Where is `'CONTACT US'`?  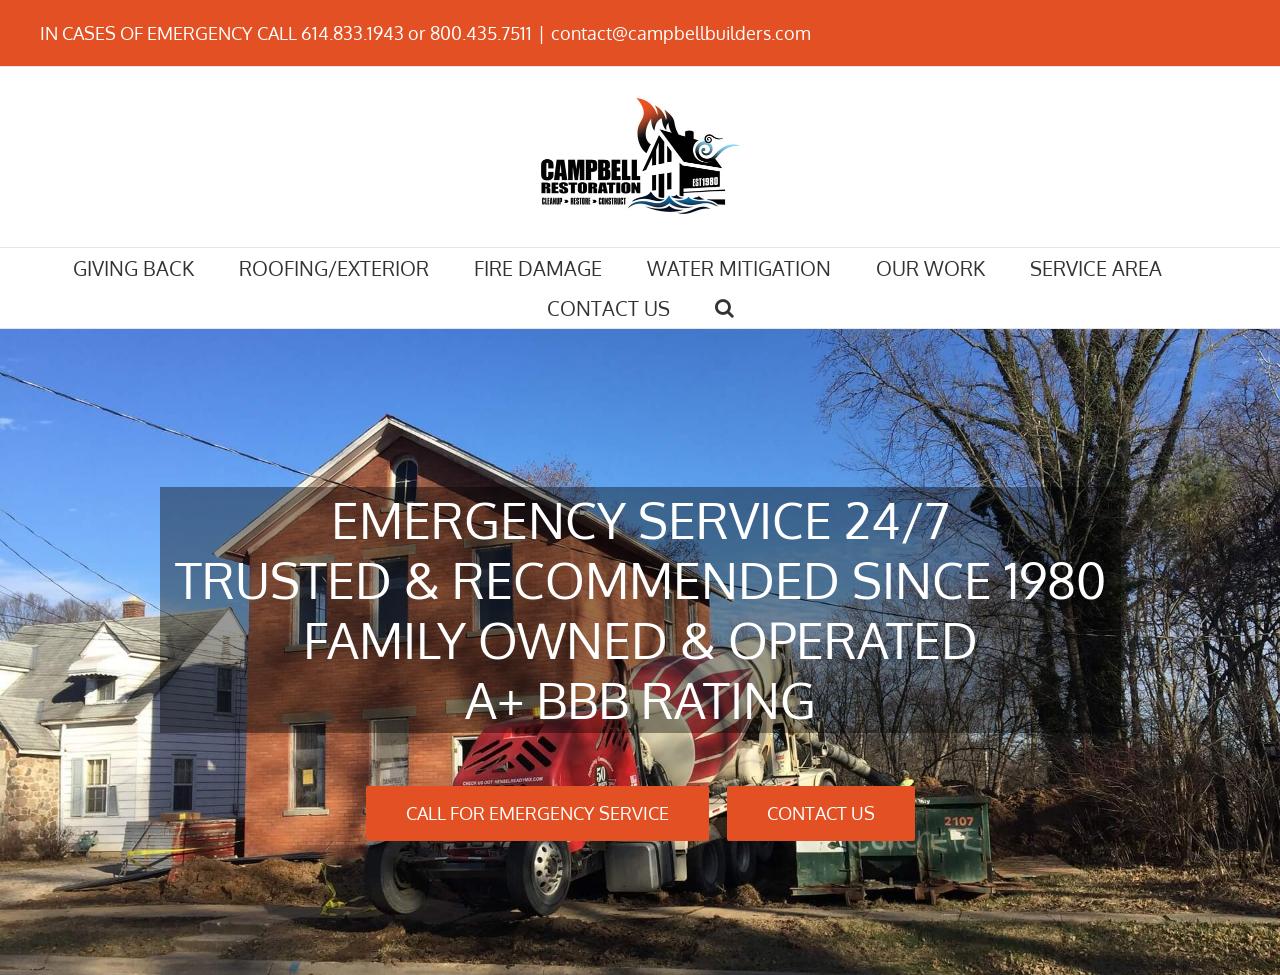
'CONTACT US' is located at coordinates (546, 306).